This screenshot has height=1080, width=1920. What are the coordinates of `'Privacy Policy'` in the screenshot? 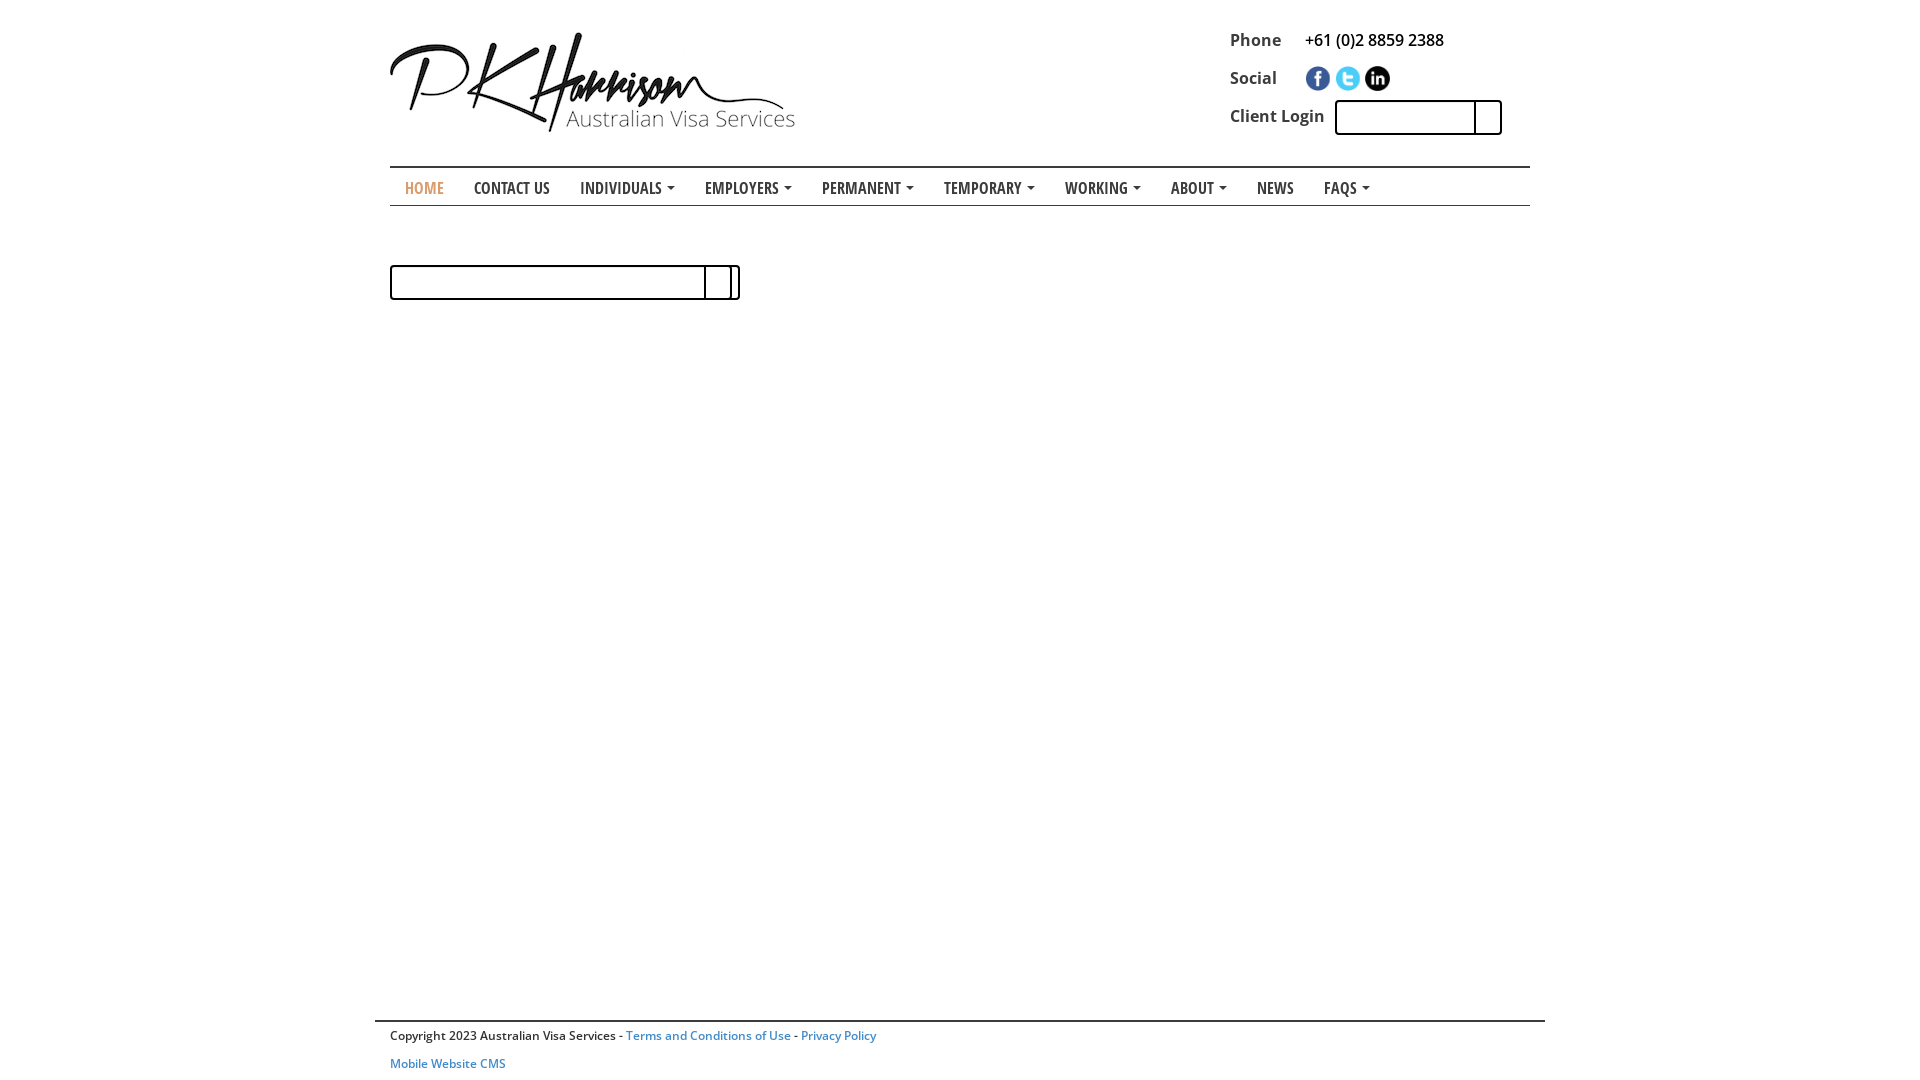 It's located at (838, 1035).